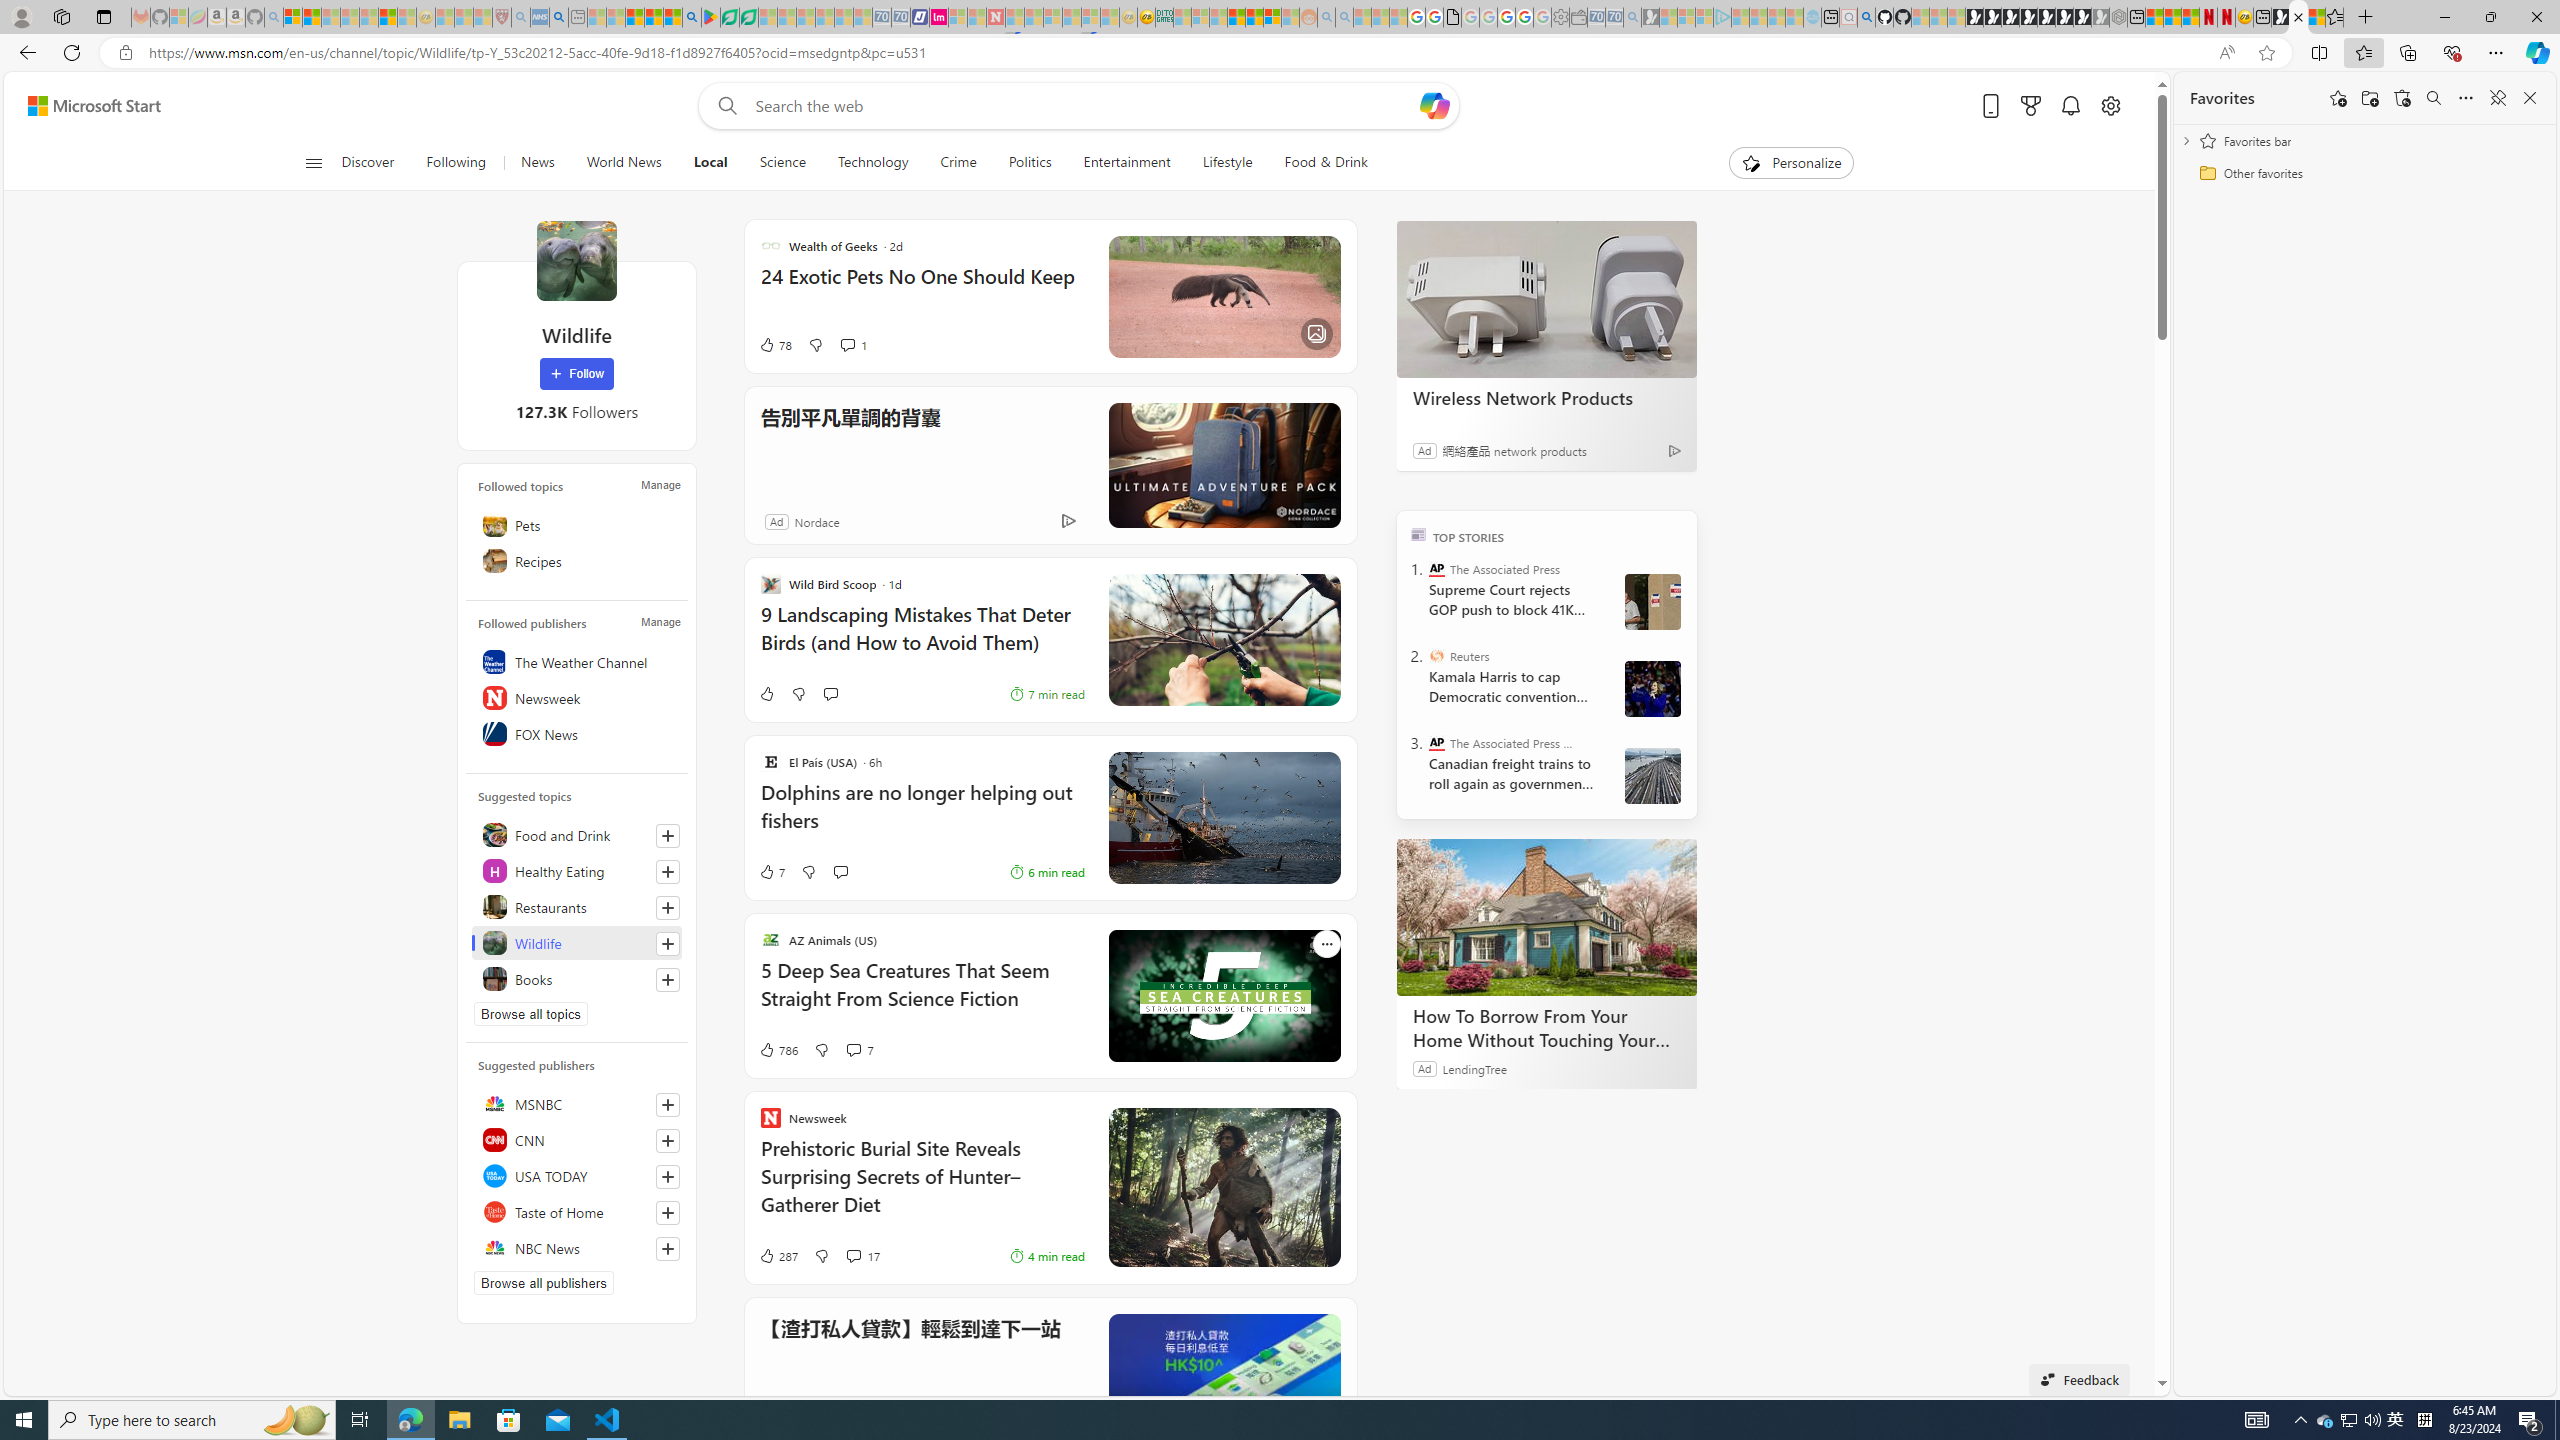  I want to click on 'Follow this source', so click(668, 1248).